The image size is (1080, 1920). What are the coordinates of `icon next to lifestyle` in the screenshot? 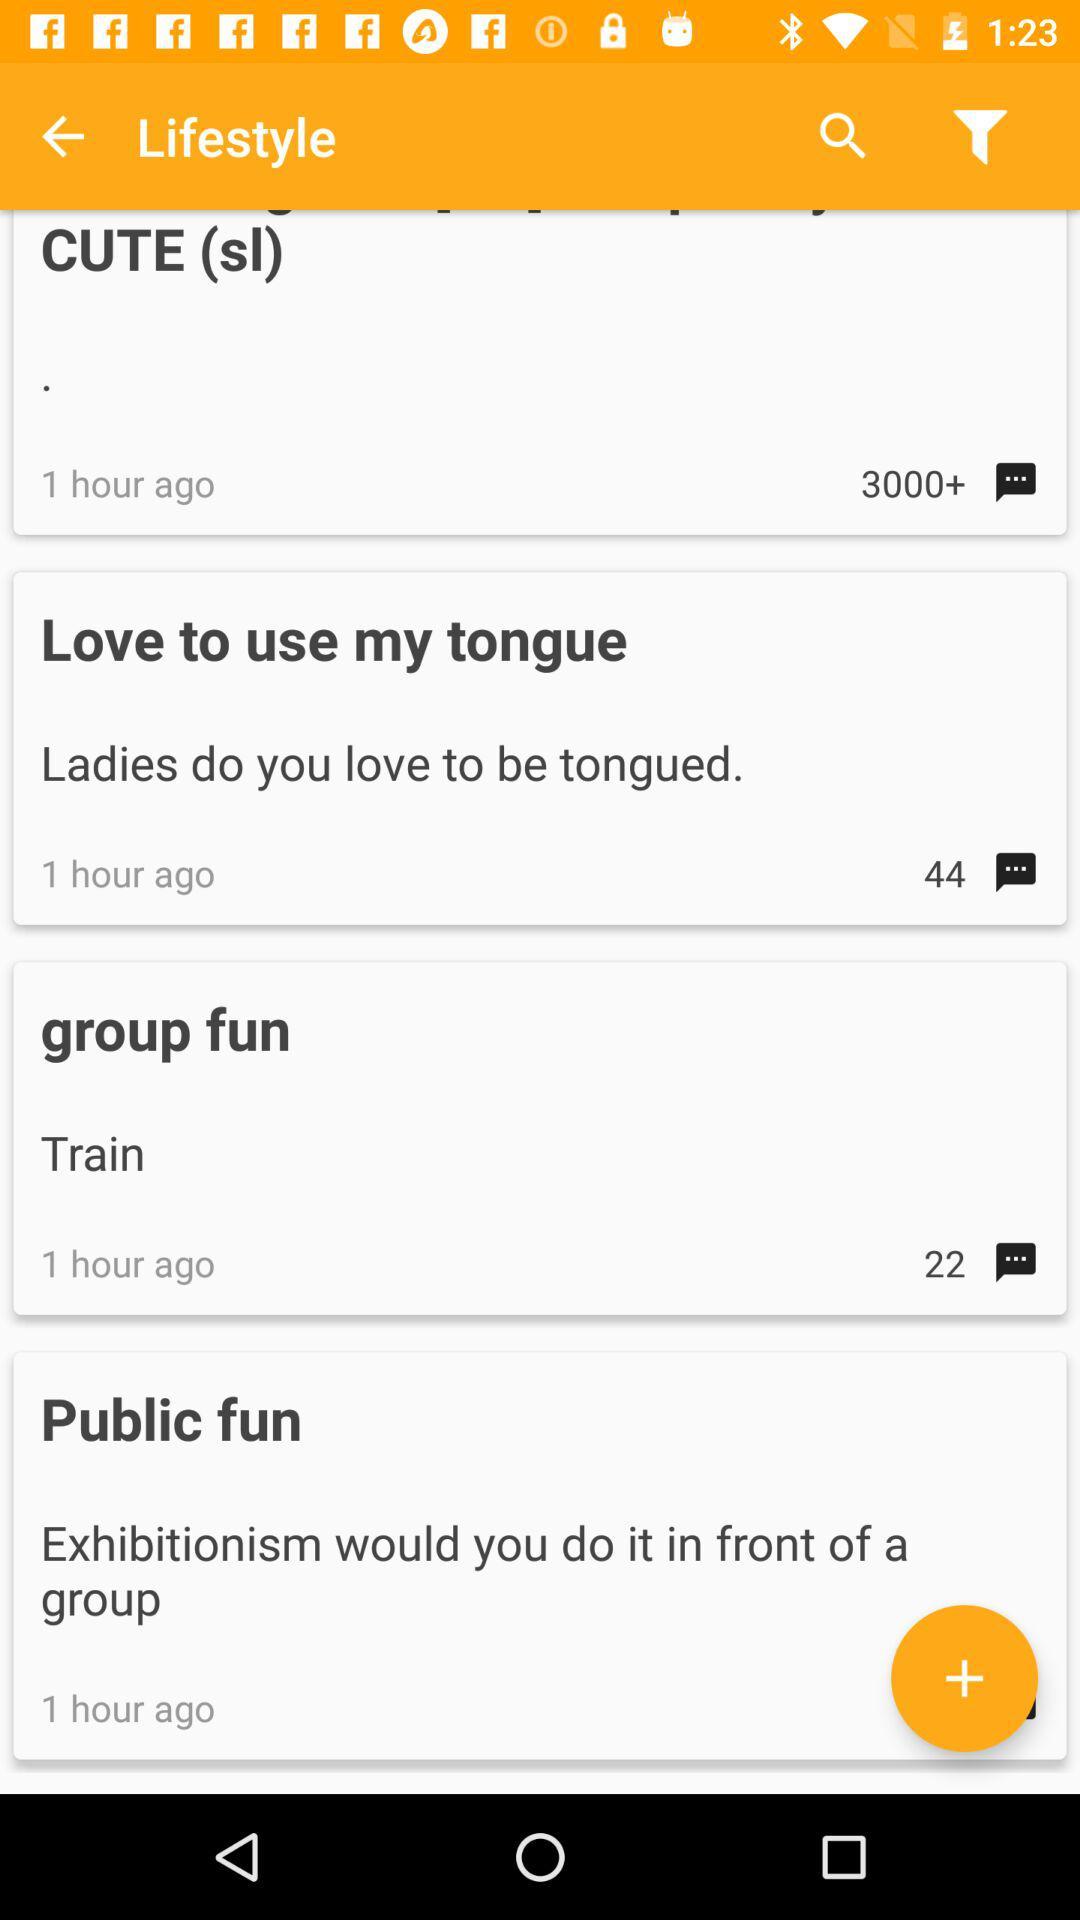 It's located at (843, 135).